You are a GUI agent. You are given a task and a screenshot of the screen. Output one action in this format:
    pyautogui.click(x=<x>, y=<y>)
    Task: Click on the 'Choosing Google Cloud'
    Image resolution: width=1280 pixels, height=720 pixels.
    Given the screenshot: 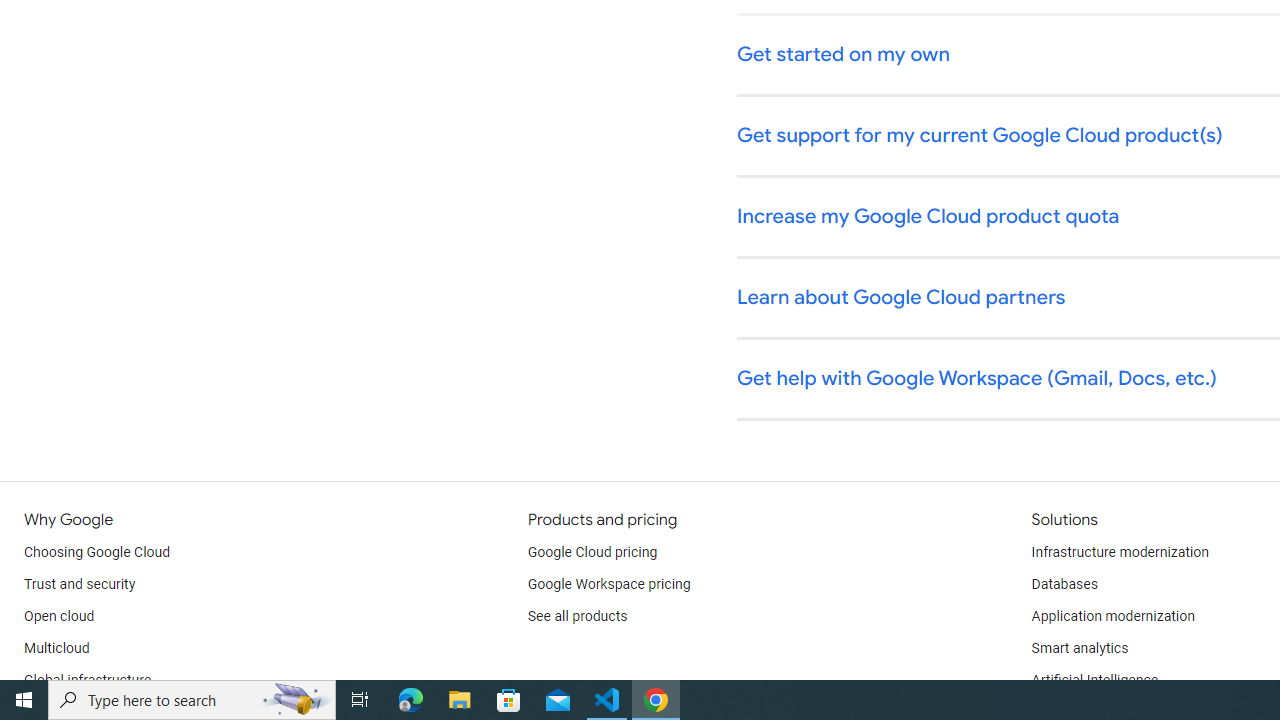 What is the action you would take?
    pyautogui.click(x=96, y=552)
    